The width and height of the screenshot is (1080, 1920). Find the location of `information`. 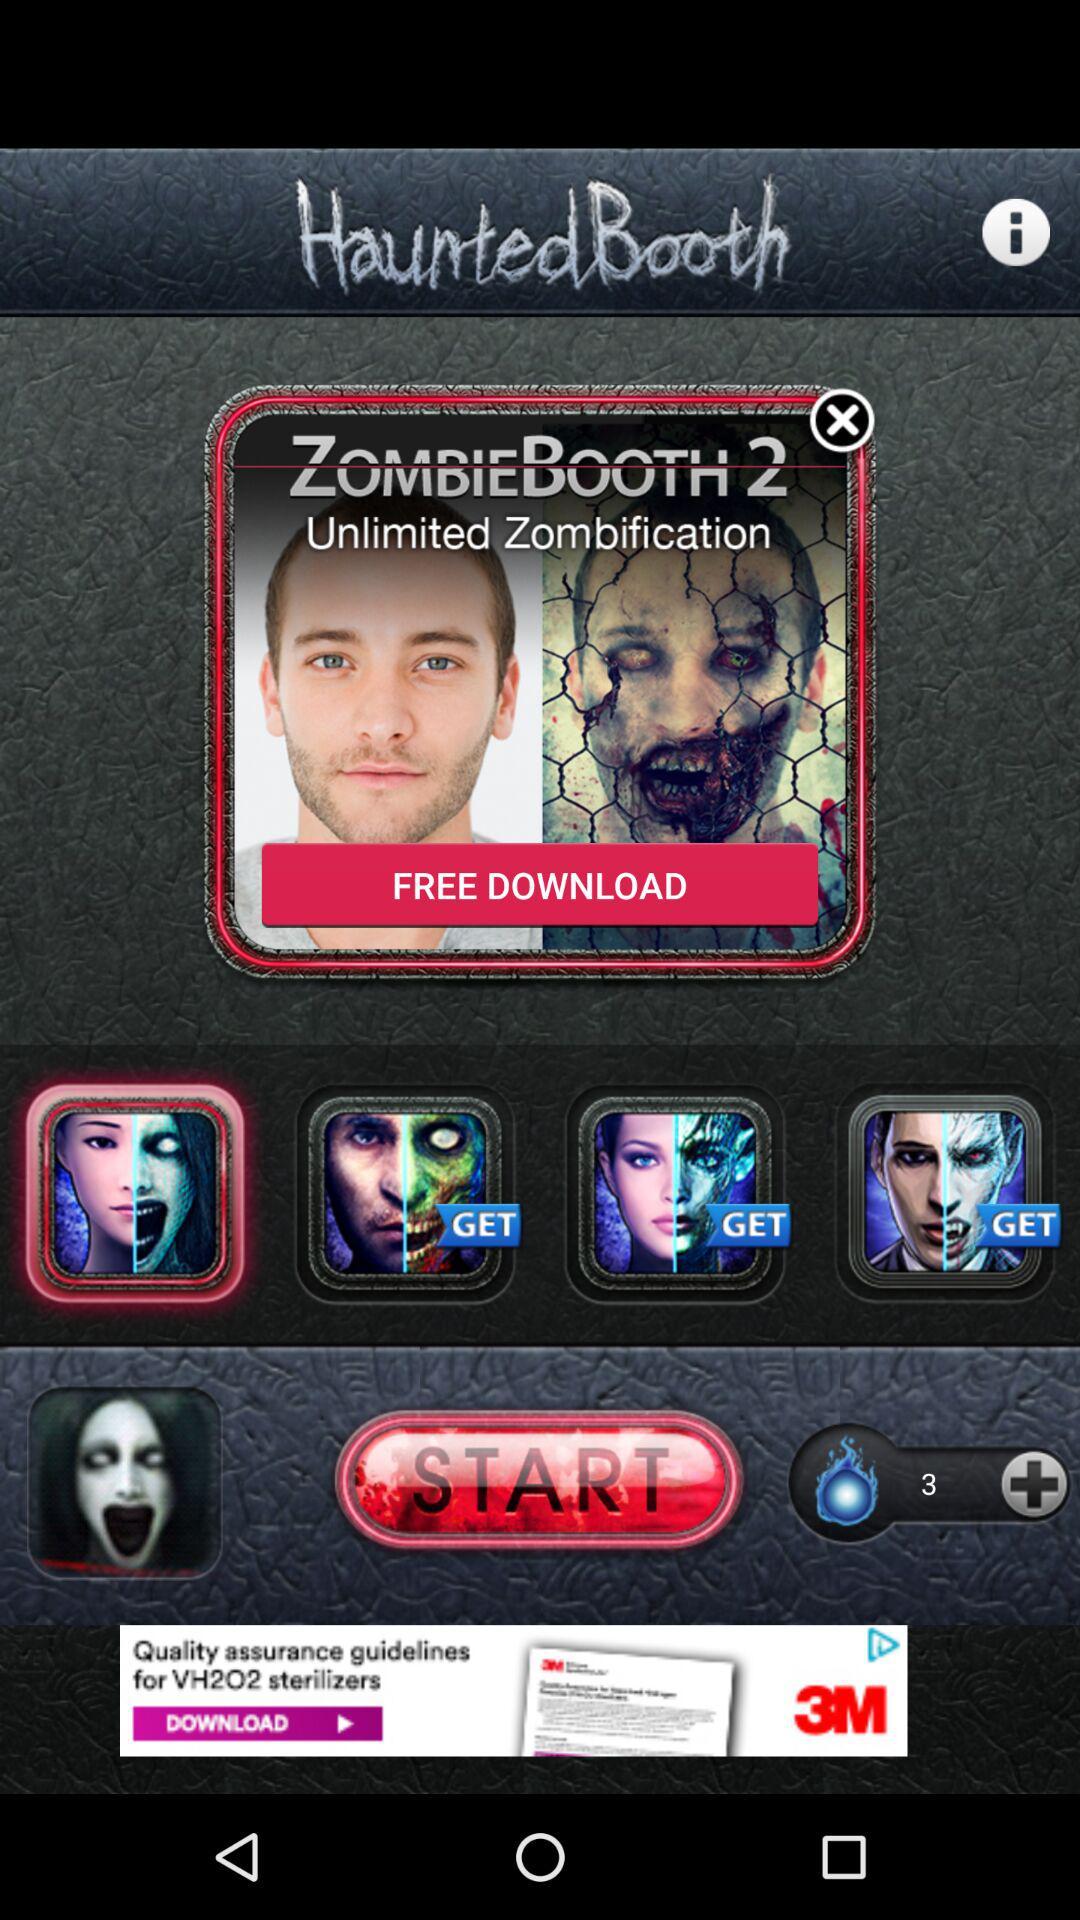

information is located at coordinates (1016, 232).